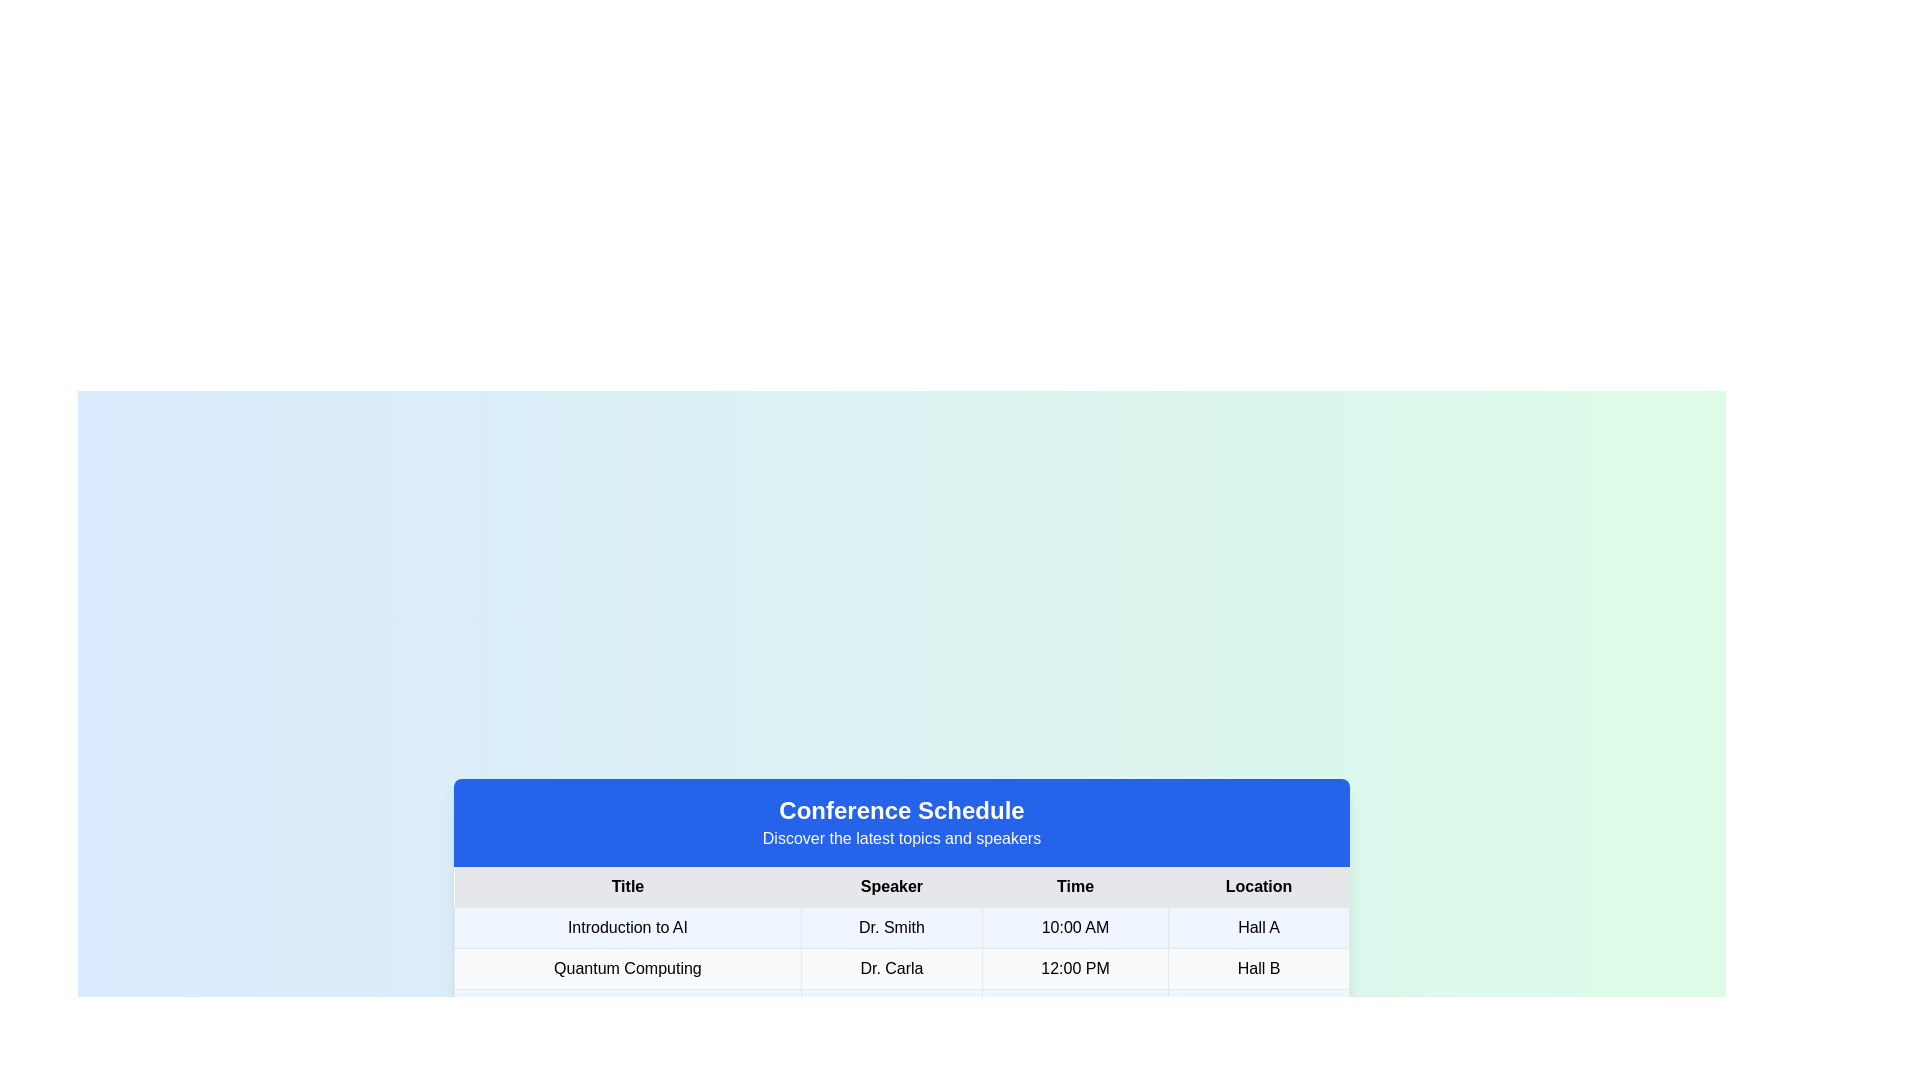 The height and width of the screenshot is (1080, 1920). Describe the element at coordinates (1074, 886) in the screenshot. I see `text of the table header cell indicating time-related information, located in the third column of the table between 'Speaker' and 'Location'` at that location.